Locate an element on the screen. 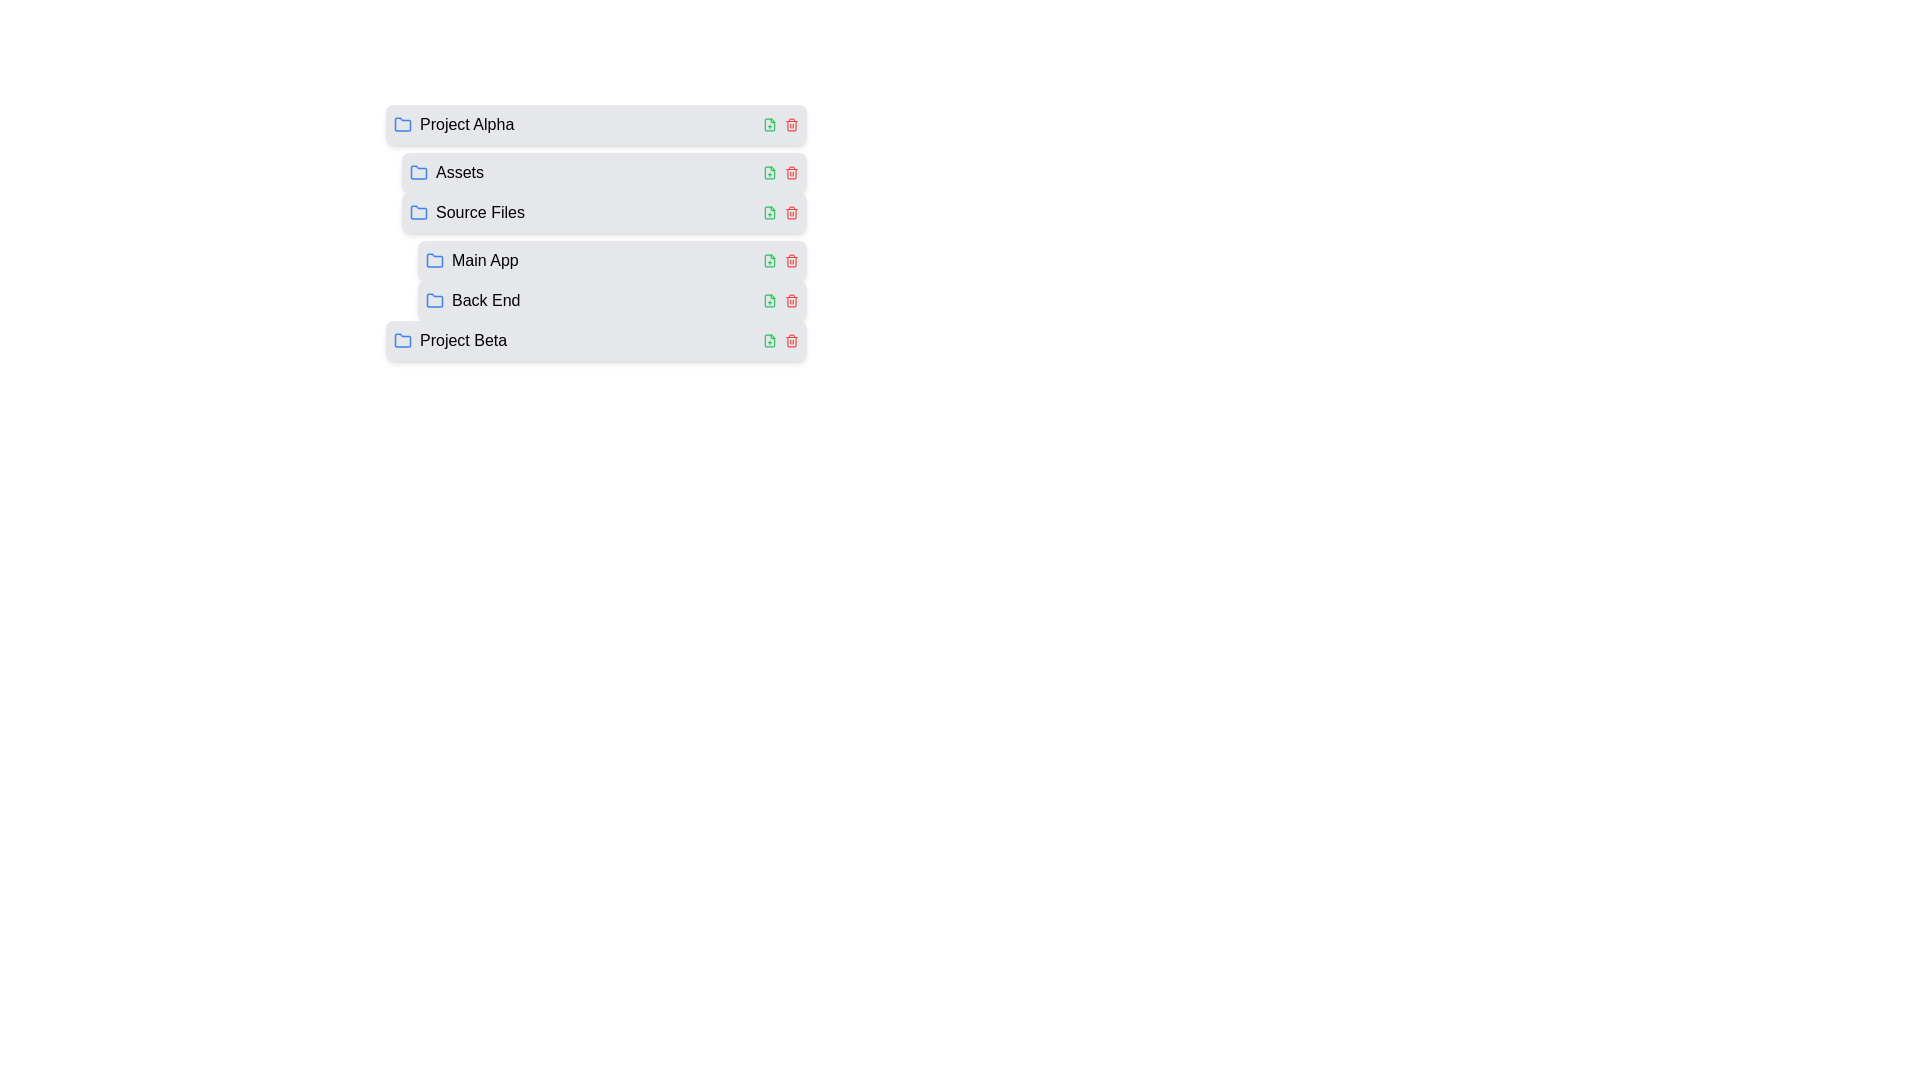 Image resolution: width=1920 pixels, height=1080 pixels. the Icon Button located to the right of the 'Project Alpha' text in the top row is located at coordinates (768, 124).